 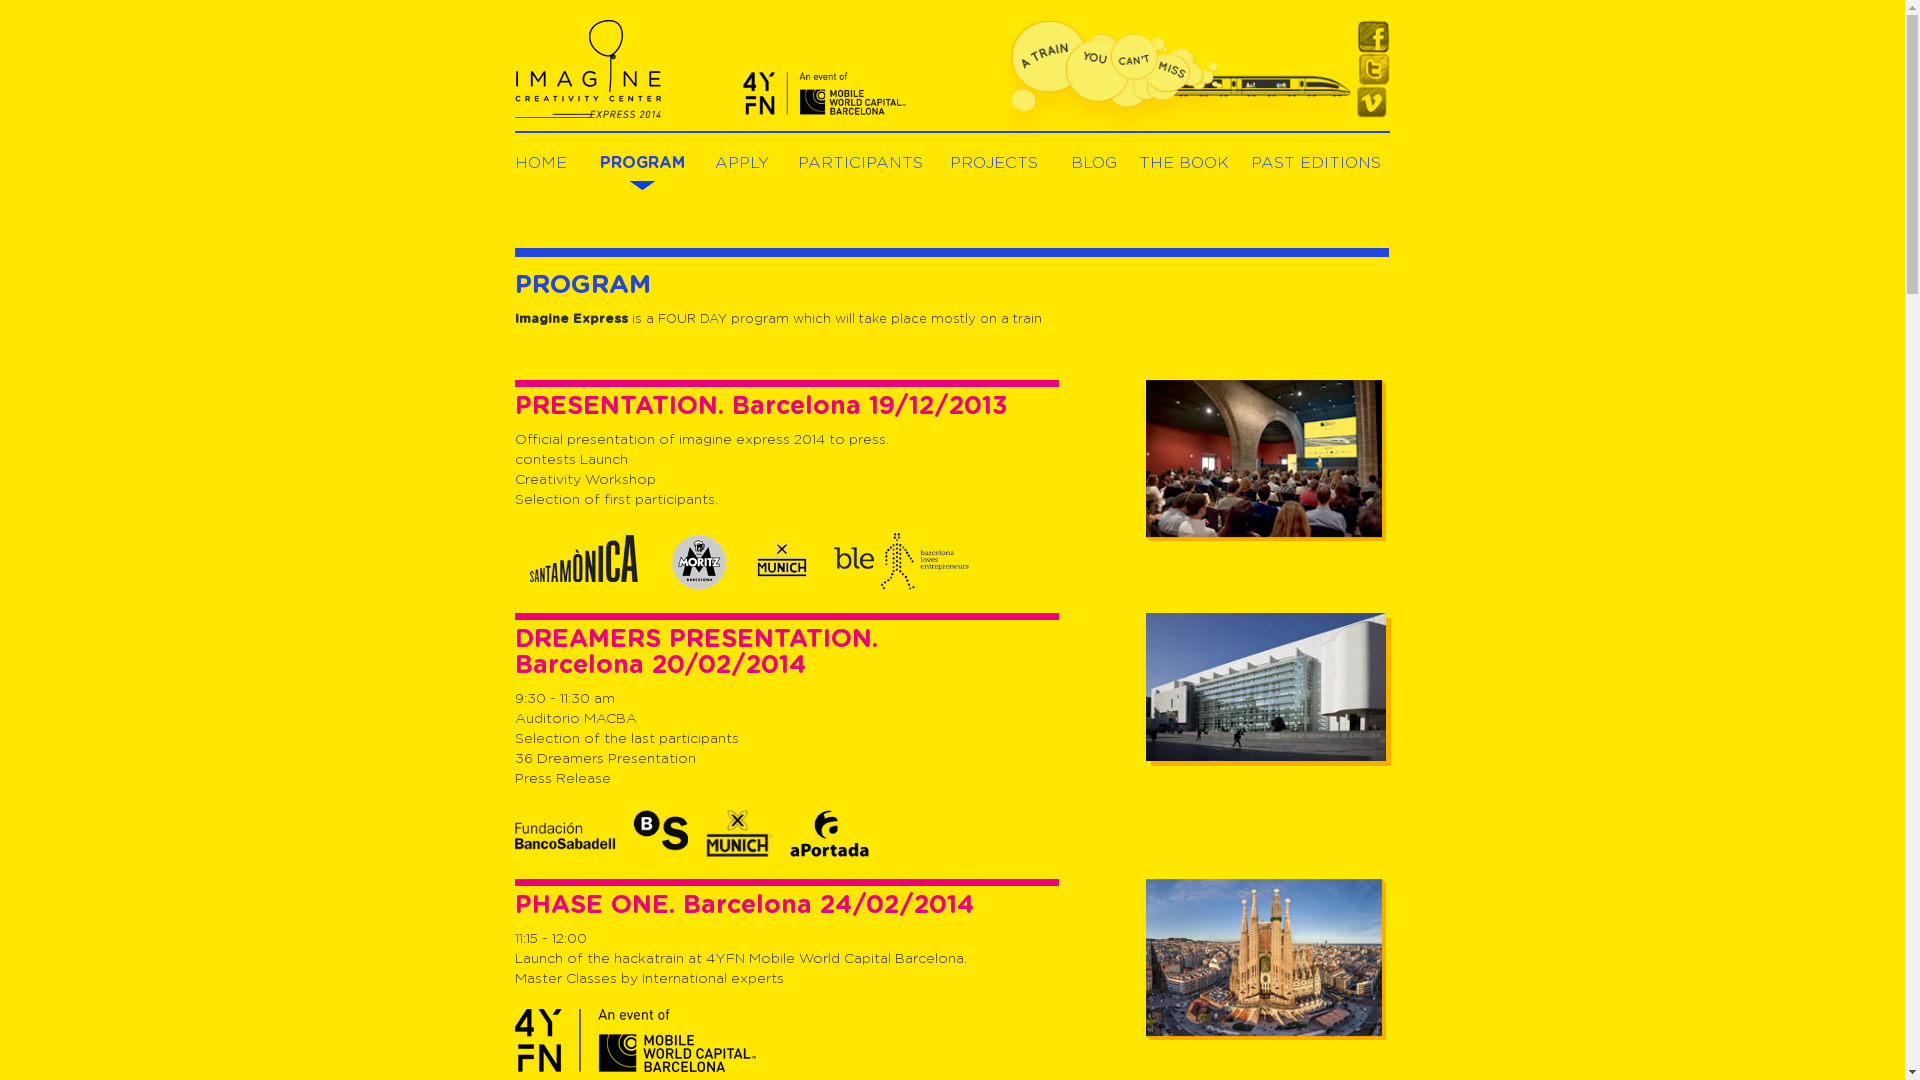 What do you see at coordinates (1092, 161) in the screenshot?
I see `'BLOG'` at bounding box center [1092, 161].